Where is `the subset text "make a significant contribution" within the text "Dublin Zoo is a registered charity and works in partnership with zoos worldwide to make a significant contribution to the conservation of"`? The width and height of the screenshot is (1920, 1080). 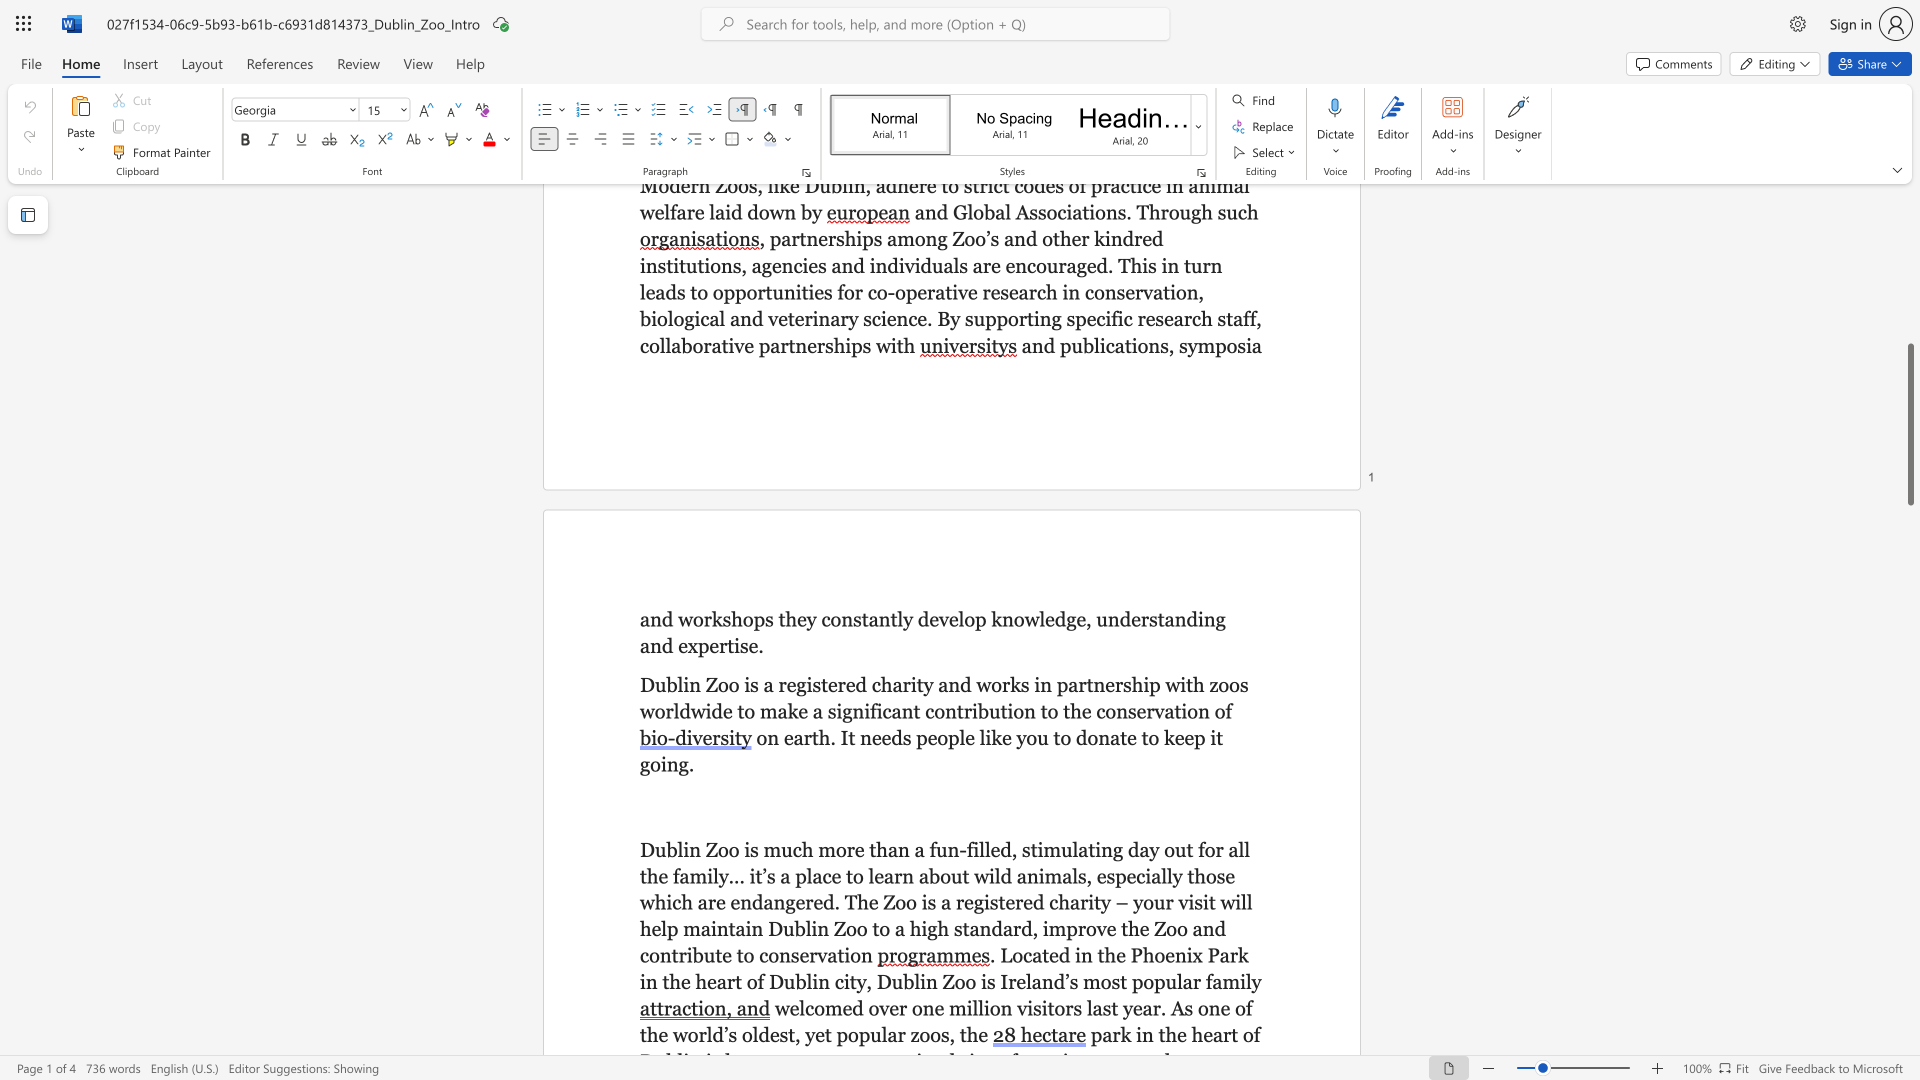 the subset text "make a significant contribution" within the text "Dublin Zoo is a registered charity and works in partnership with zoos worldwide to make a significant contribution to the conservation of" is located at coordinates (758, 710).